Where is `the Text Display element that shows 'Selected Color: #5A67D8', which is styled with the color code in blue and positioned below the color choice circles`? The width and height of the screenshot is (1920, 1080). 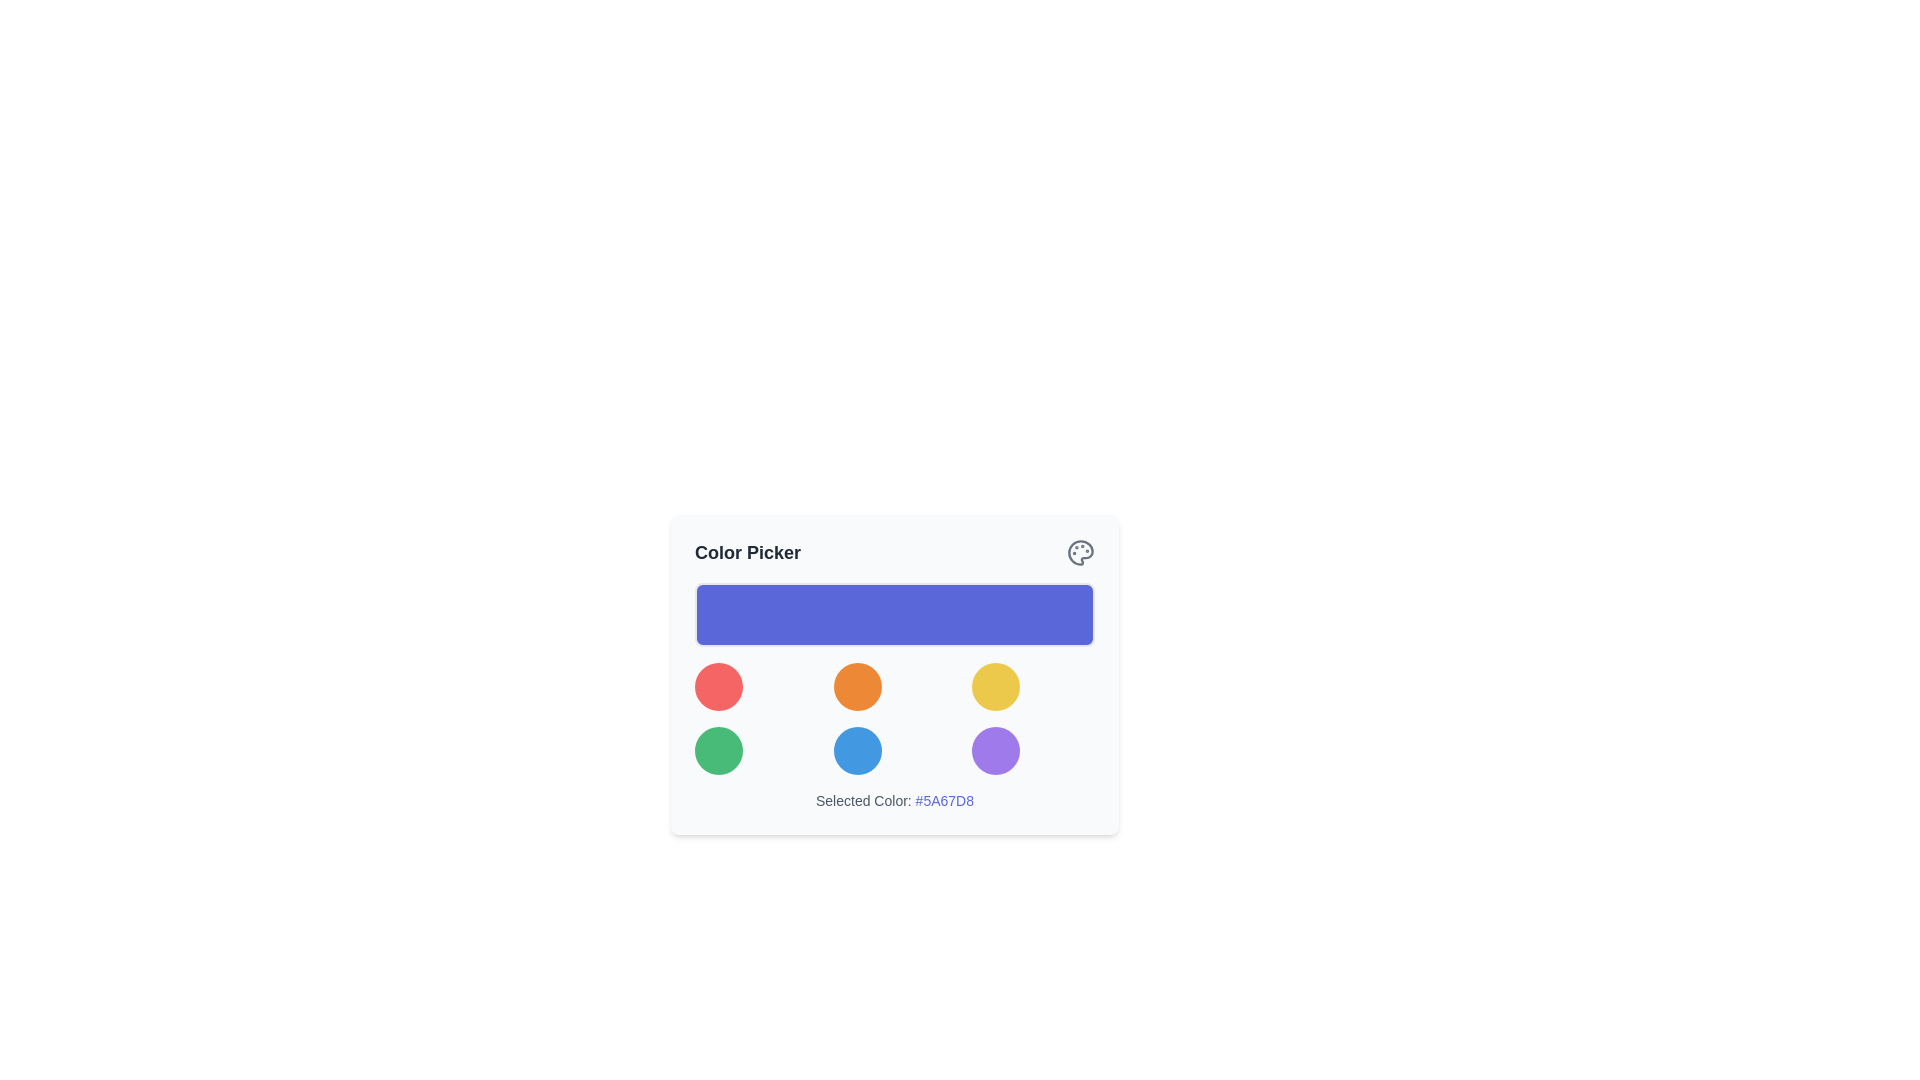 the Text Display element that shows 'Selected Color: #5A67D8', which is styled with the color code in blue and positioned below the color choice circles is located at coordinates (893, 800).